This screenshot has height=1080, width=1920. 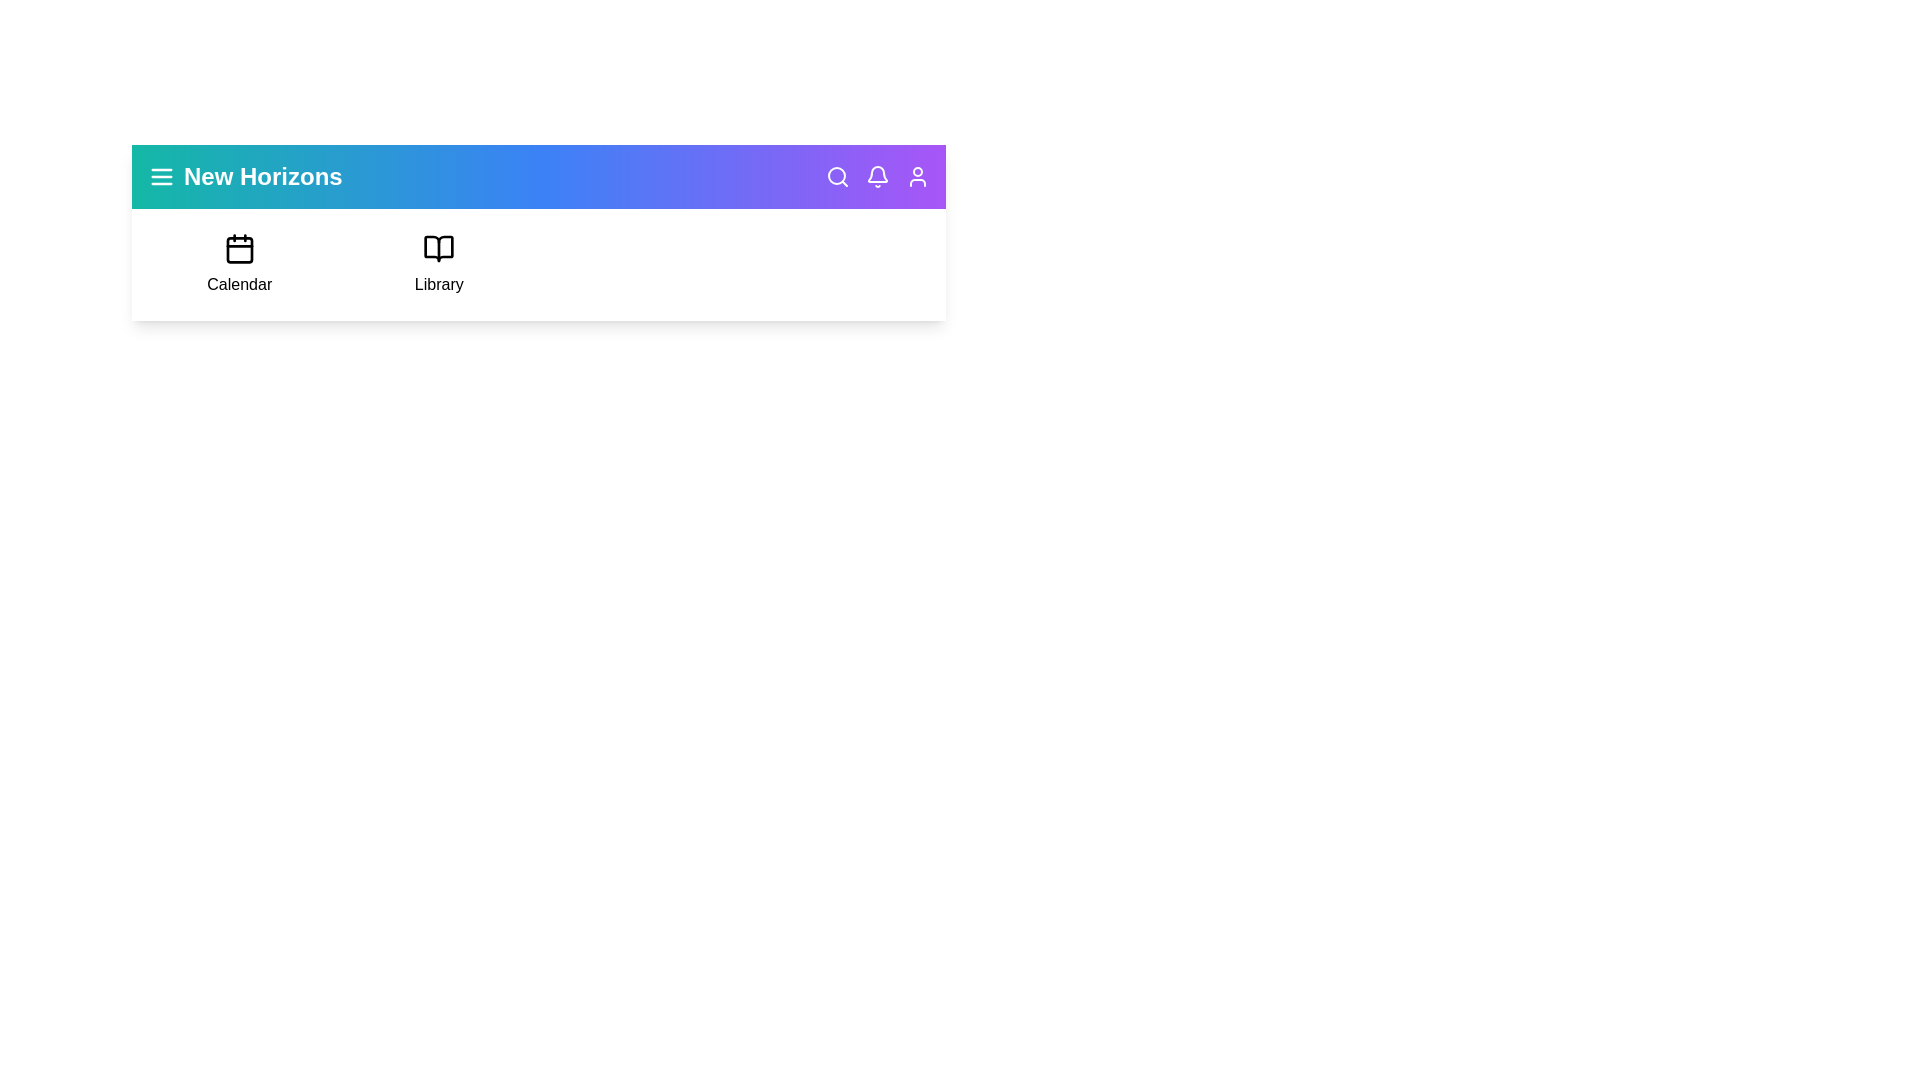 What do you see at coordinates (162, 176) in the screenshot?
I see `the main menu button to toggle the menu visibility` at bounding box center [162, 176].